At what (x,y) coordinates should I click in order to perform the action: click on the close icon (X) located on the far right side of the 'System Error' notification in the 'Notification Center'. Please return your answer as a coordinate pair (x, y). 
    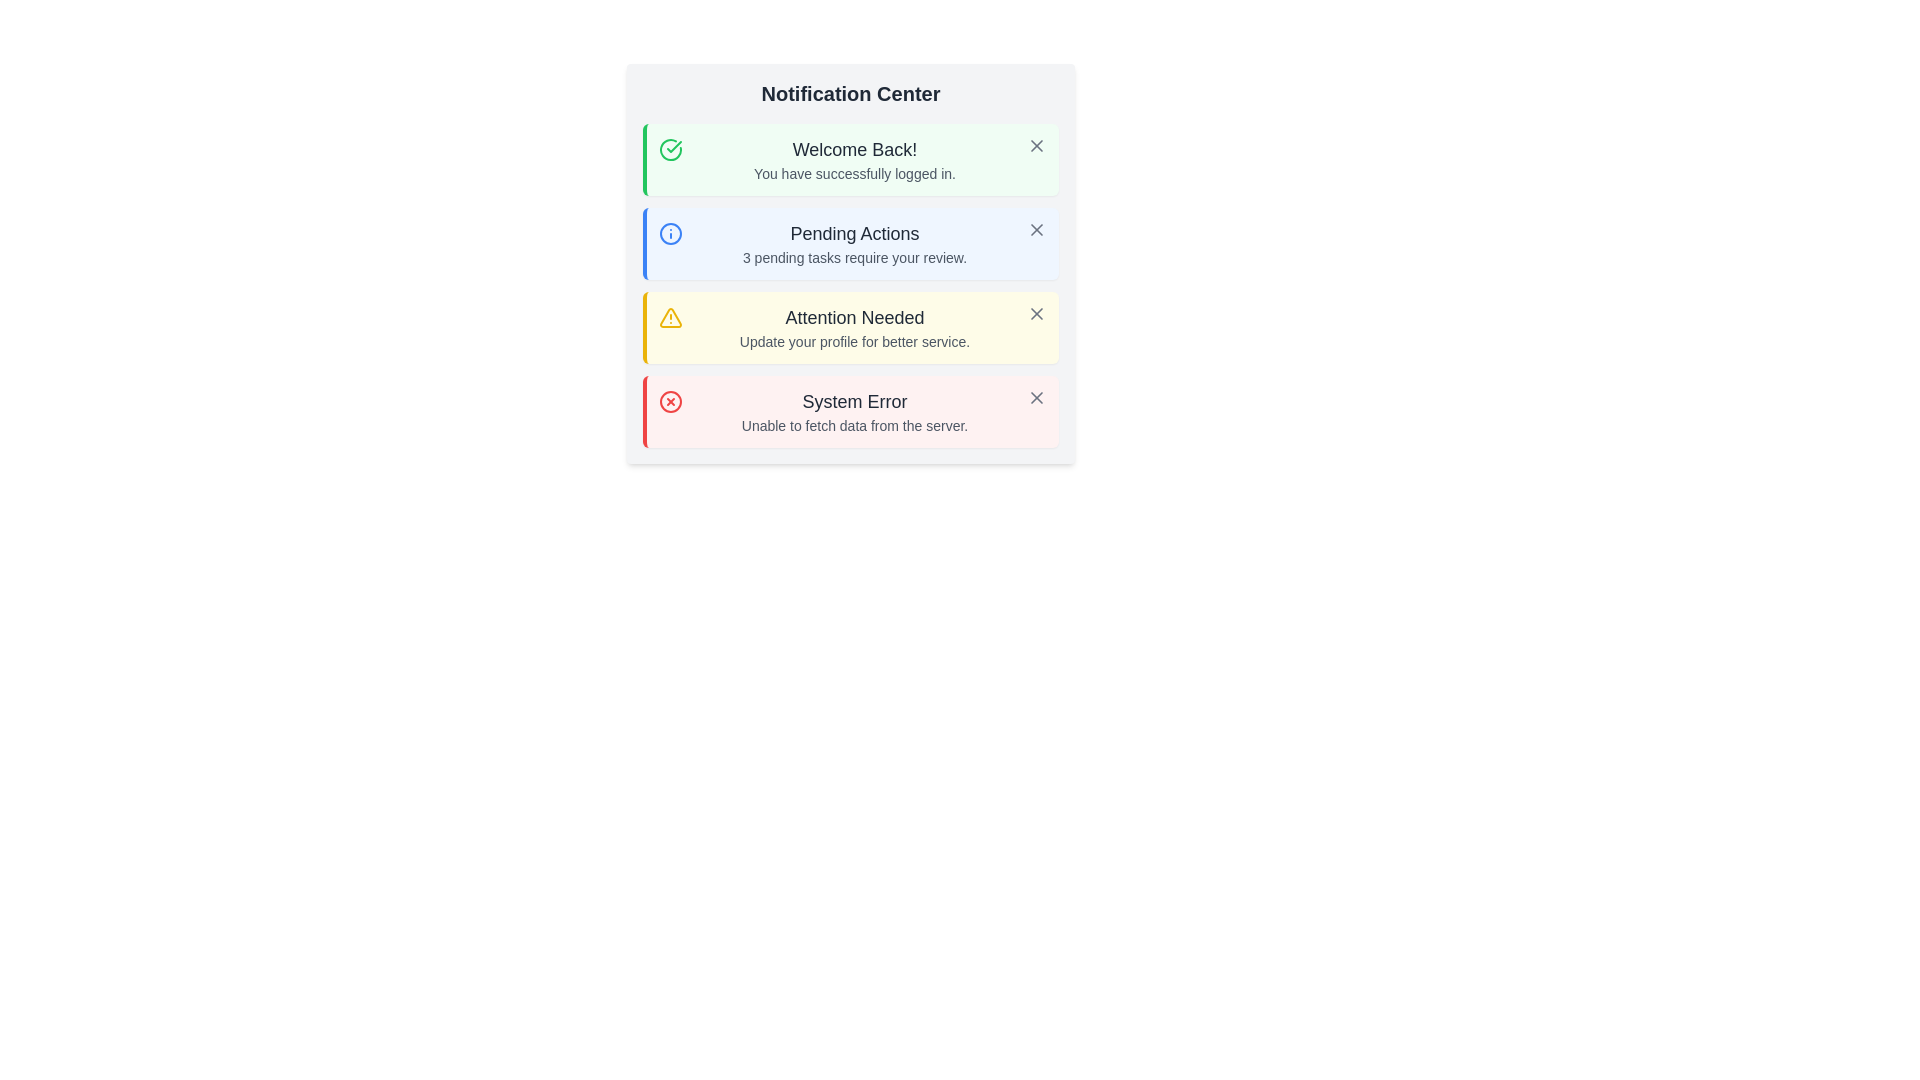
    Looking at the image, I should click on (1036, 397).